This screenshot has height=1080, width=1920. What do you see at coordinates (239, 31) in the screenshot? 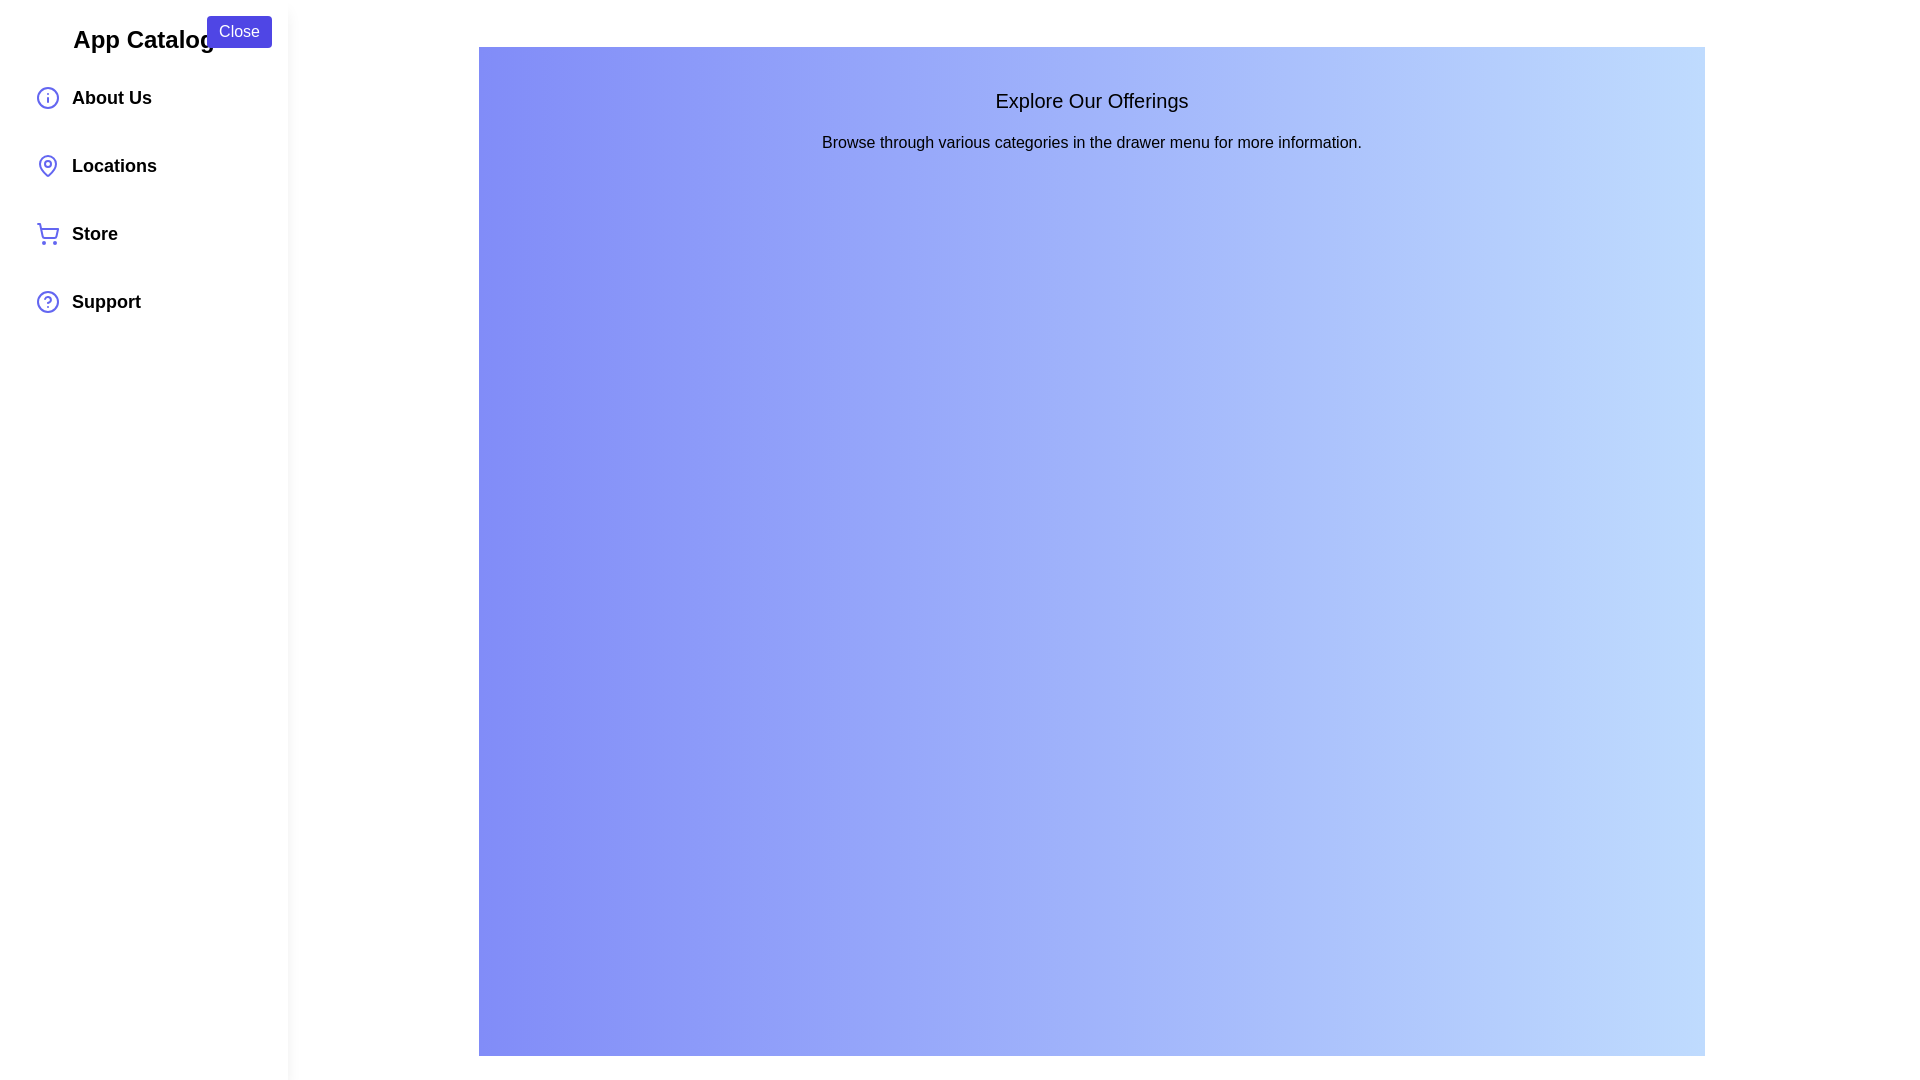
I see `the 'Close' button to toggle the drawer visibility` at bounding box center [239, 31].